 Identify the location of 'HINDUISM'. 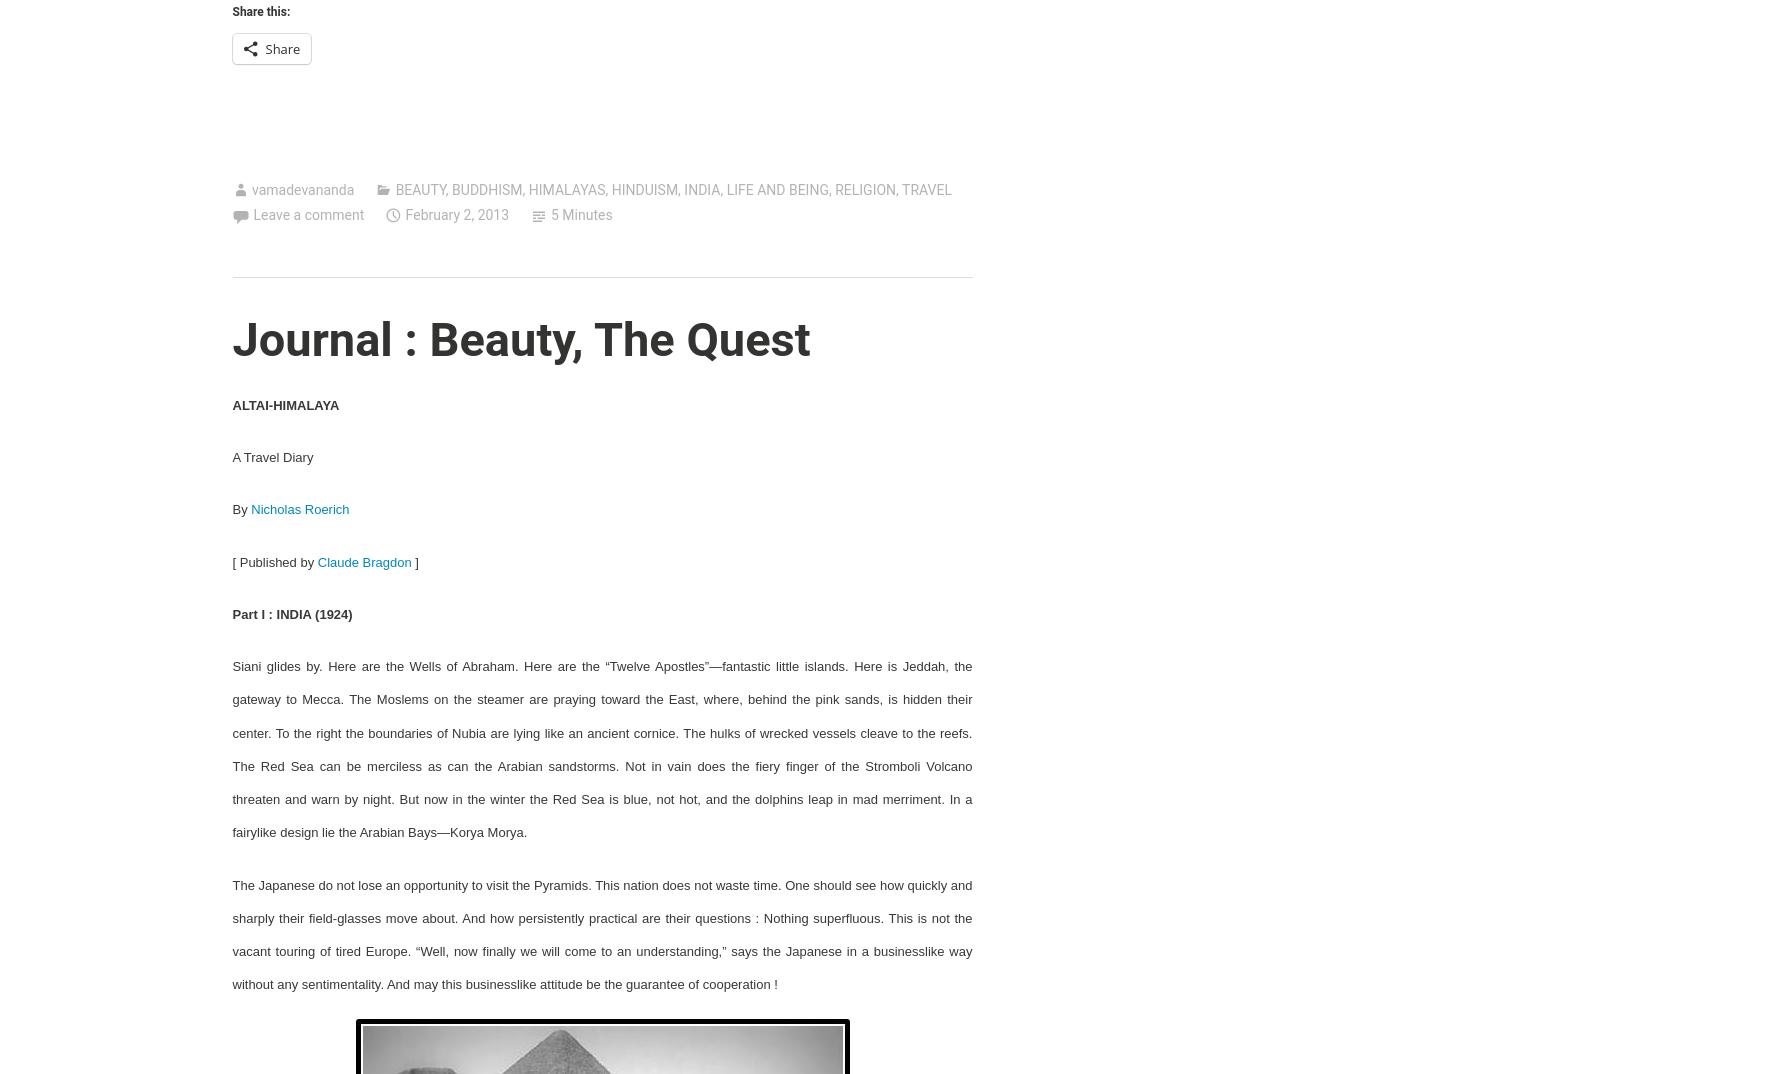
(643, 189).